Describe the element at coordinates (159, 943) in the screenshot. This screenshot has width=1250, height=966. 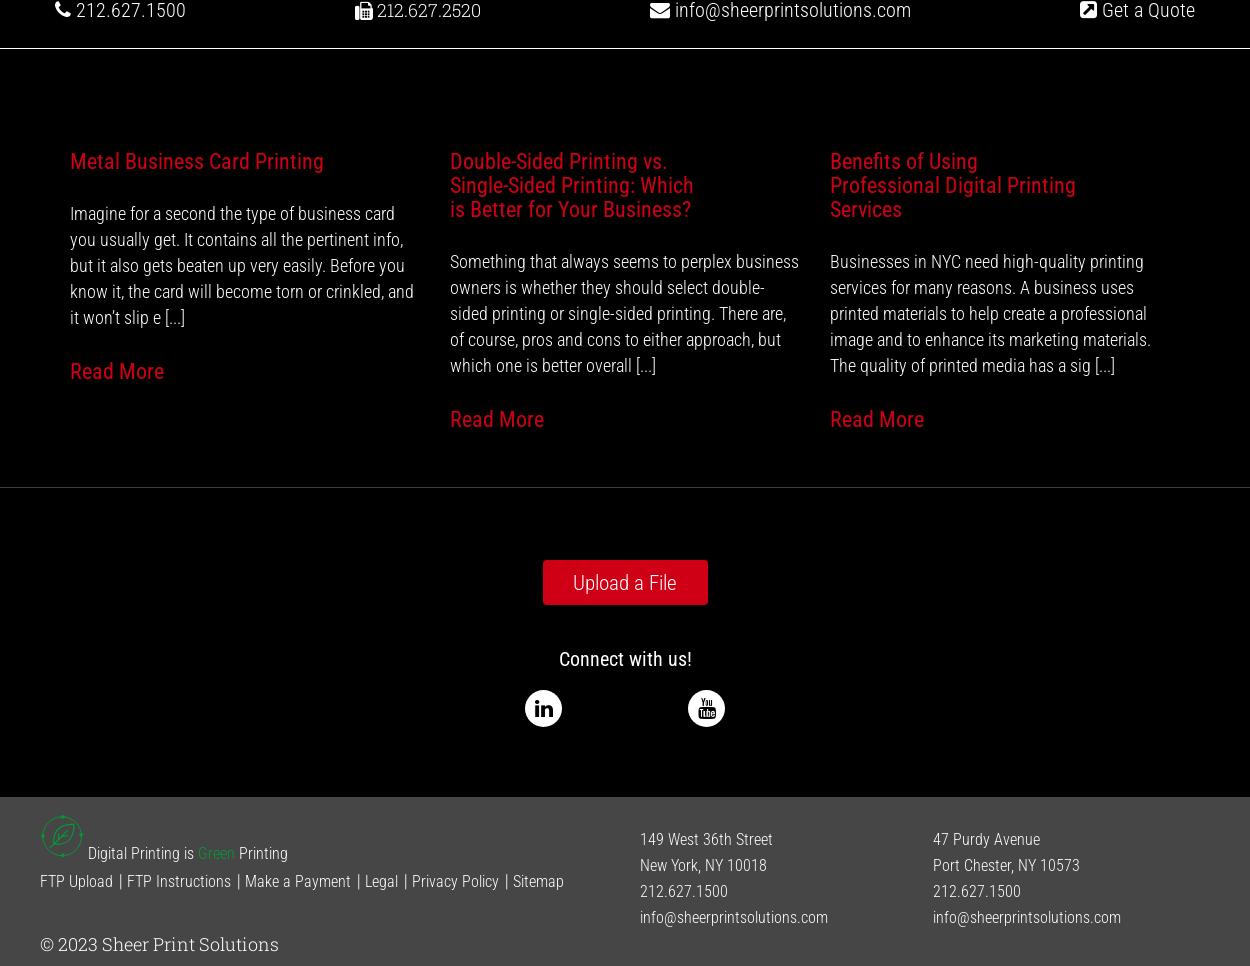
I see `'© 2023 Sheer Print Solutions'` at that location.